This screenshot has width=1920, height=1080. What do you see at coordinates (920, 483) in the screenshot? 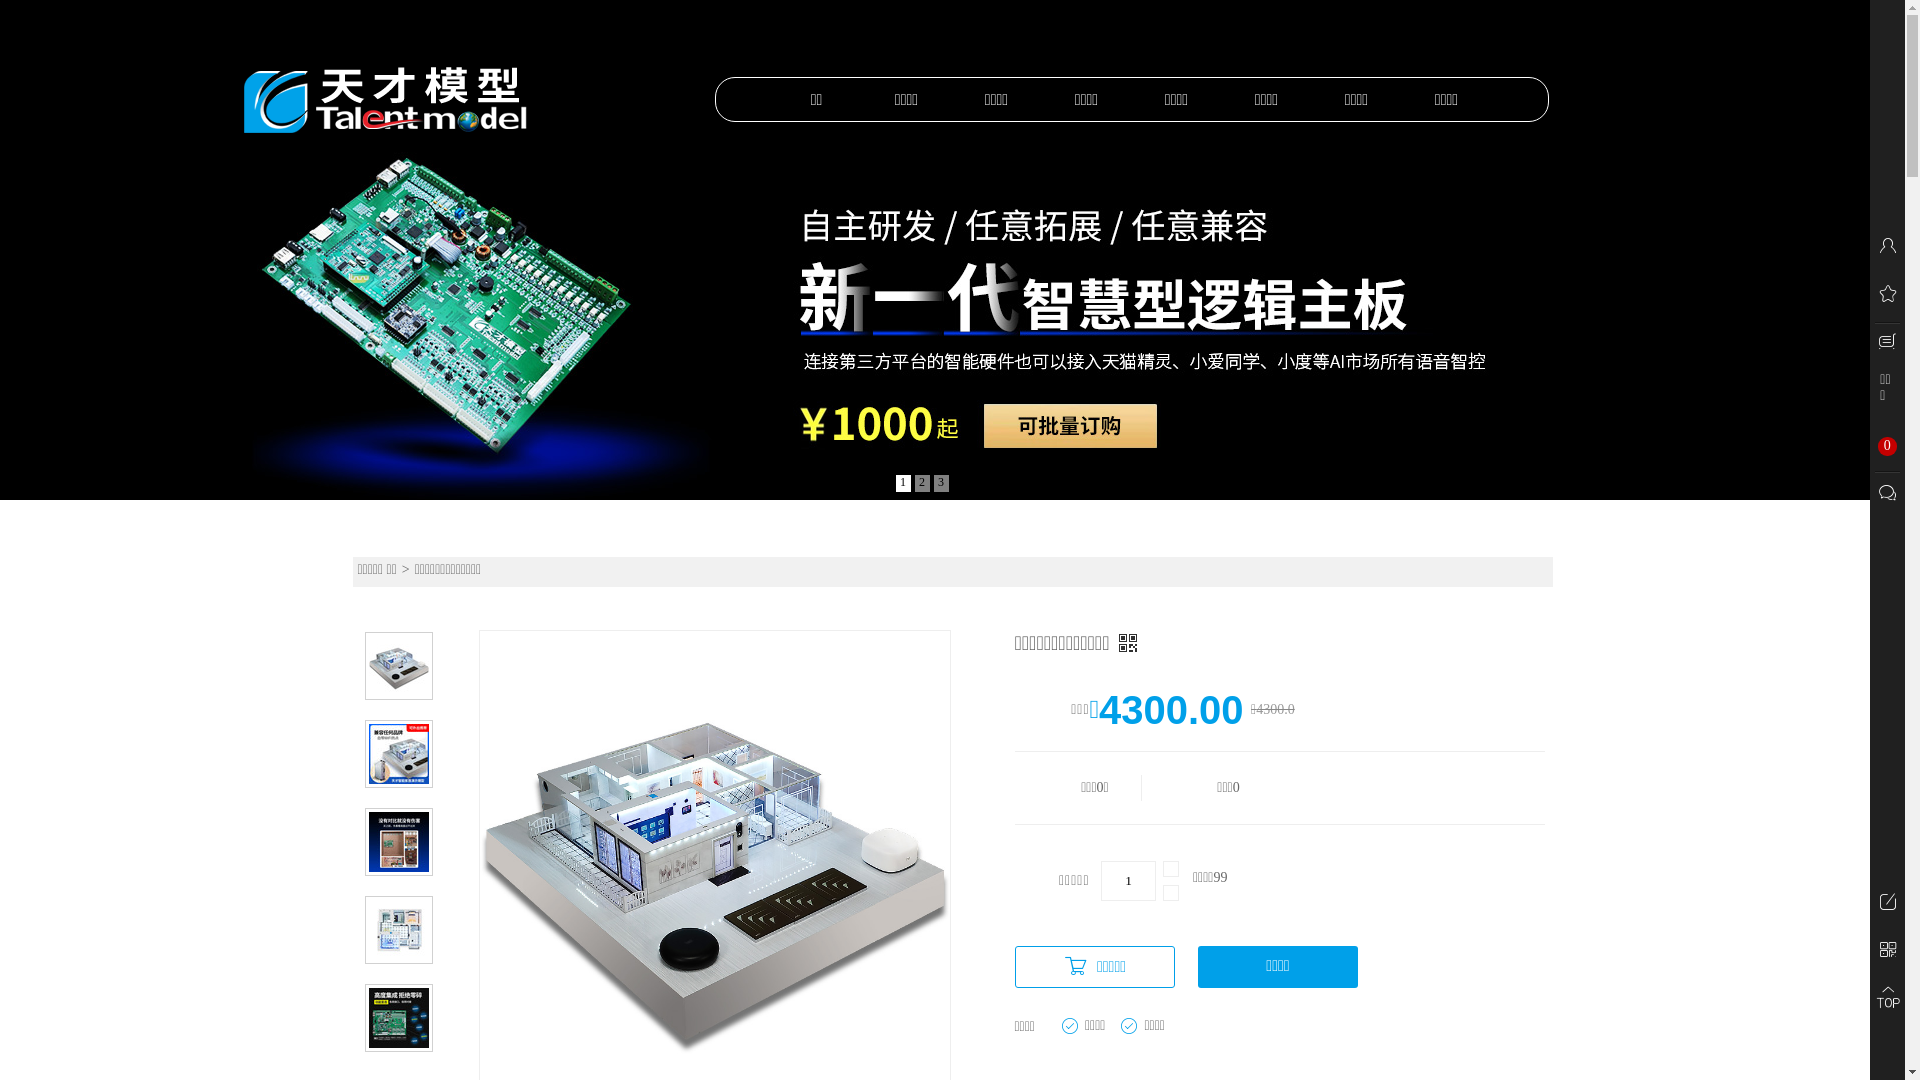
I see `'2'` at bounding box center [920, 483].